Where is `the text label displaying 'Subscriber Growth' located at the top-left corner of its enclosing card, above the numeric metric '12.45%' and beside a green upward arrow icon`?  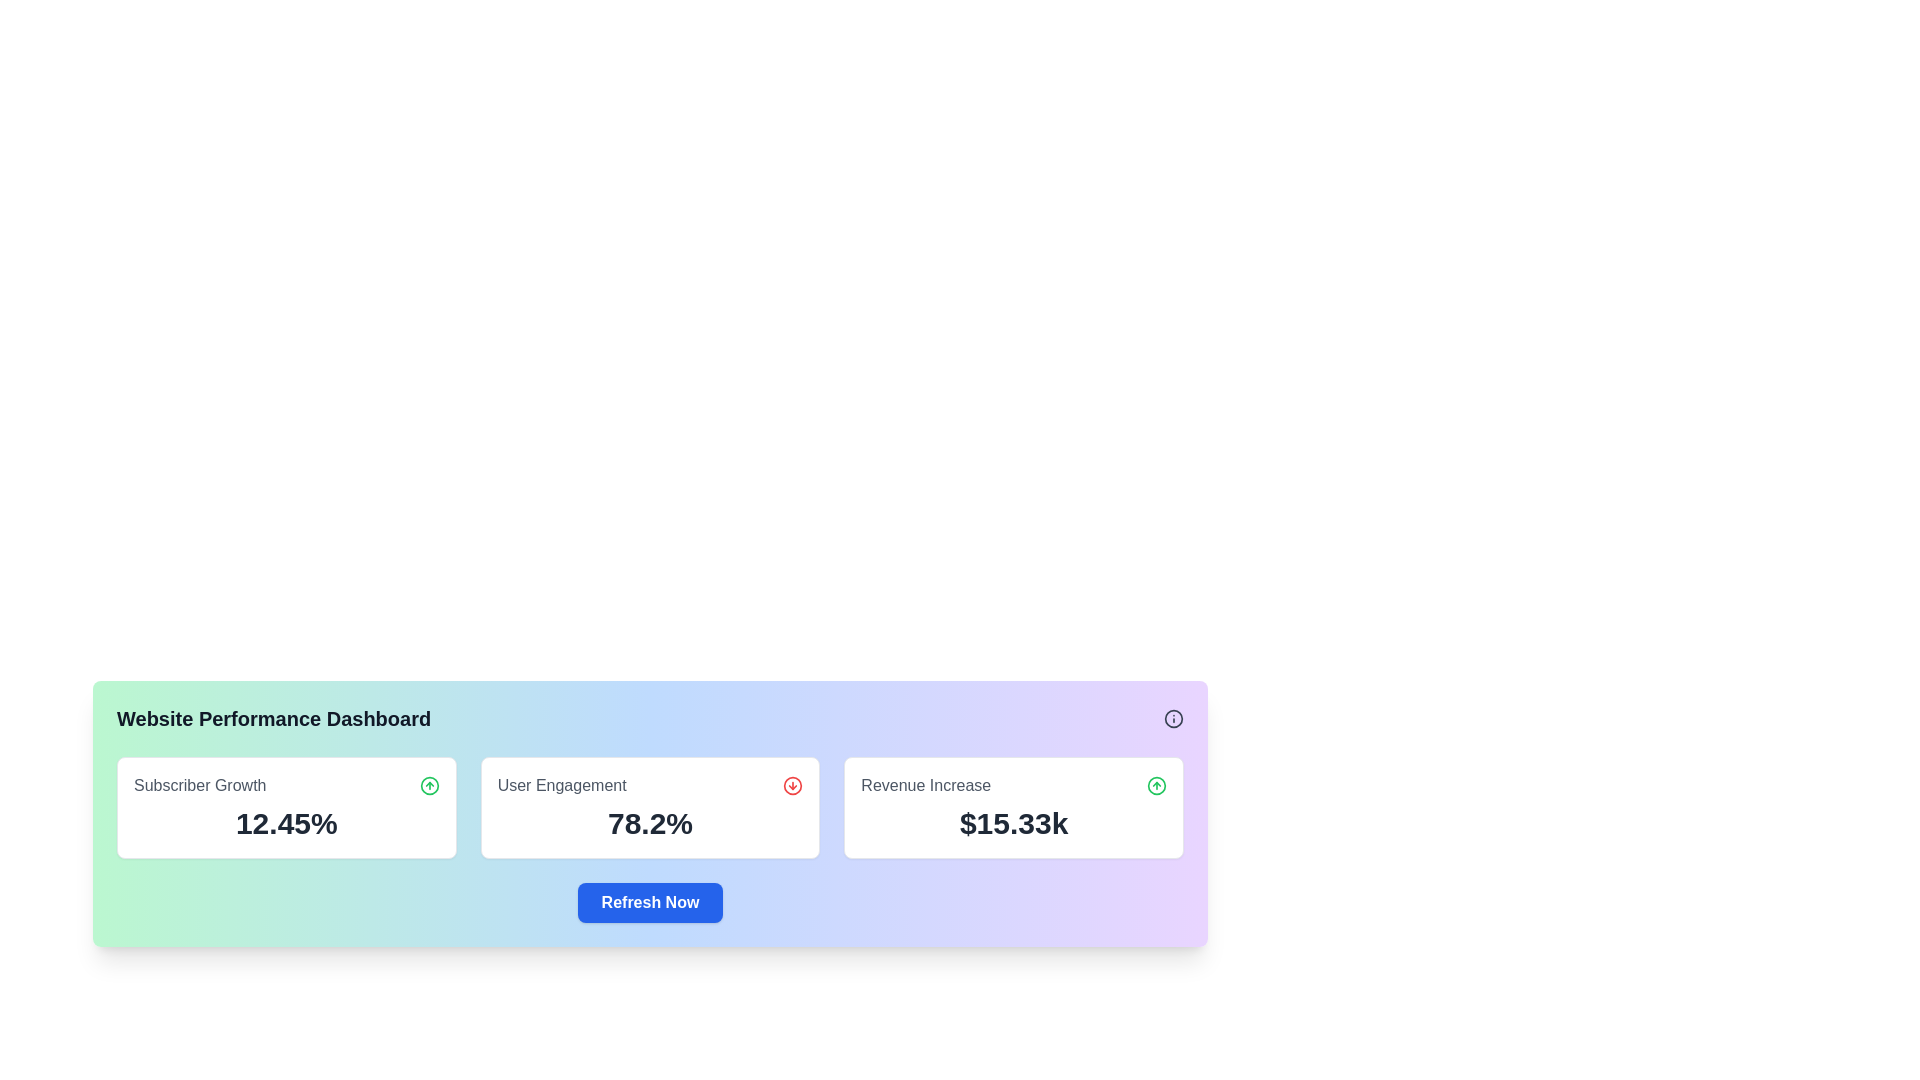 the text label displaying 'Subscriber Growth' located at the top-left corner of its enclosing card, above the numeric metric '12.45%' and beside a green upward arrow icon is located at coordinates (200, 785).